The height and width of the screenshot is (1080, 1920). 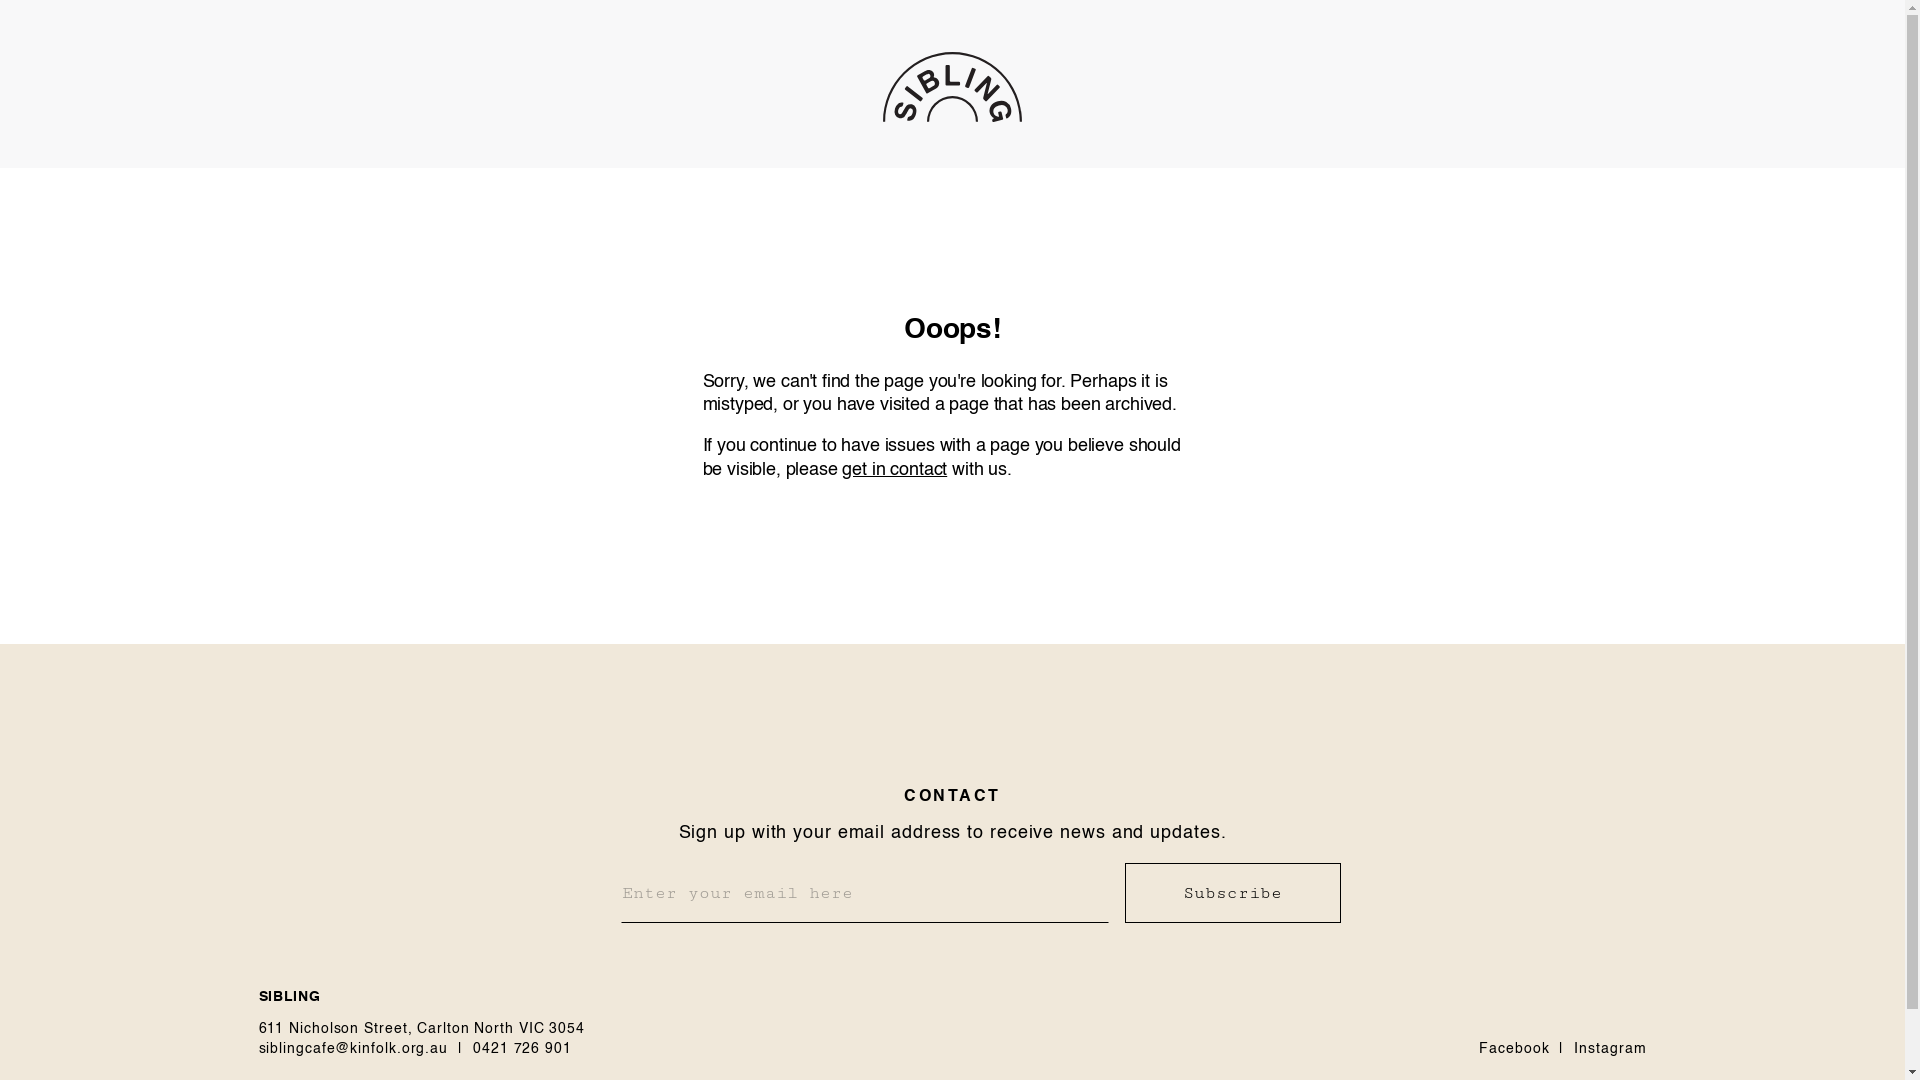 What do you see at coordinates (893, 470) in the screenshot?
I see `'get in contact'` at bounding box center [893, 470].